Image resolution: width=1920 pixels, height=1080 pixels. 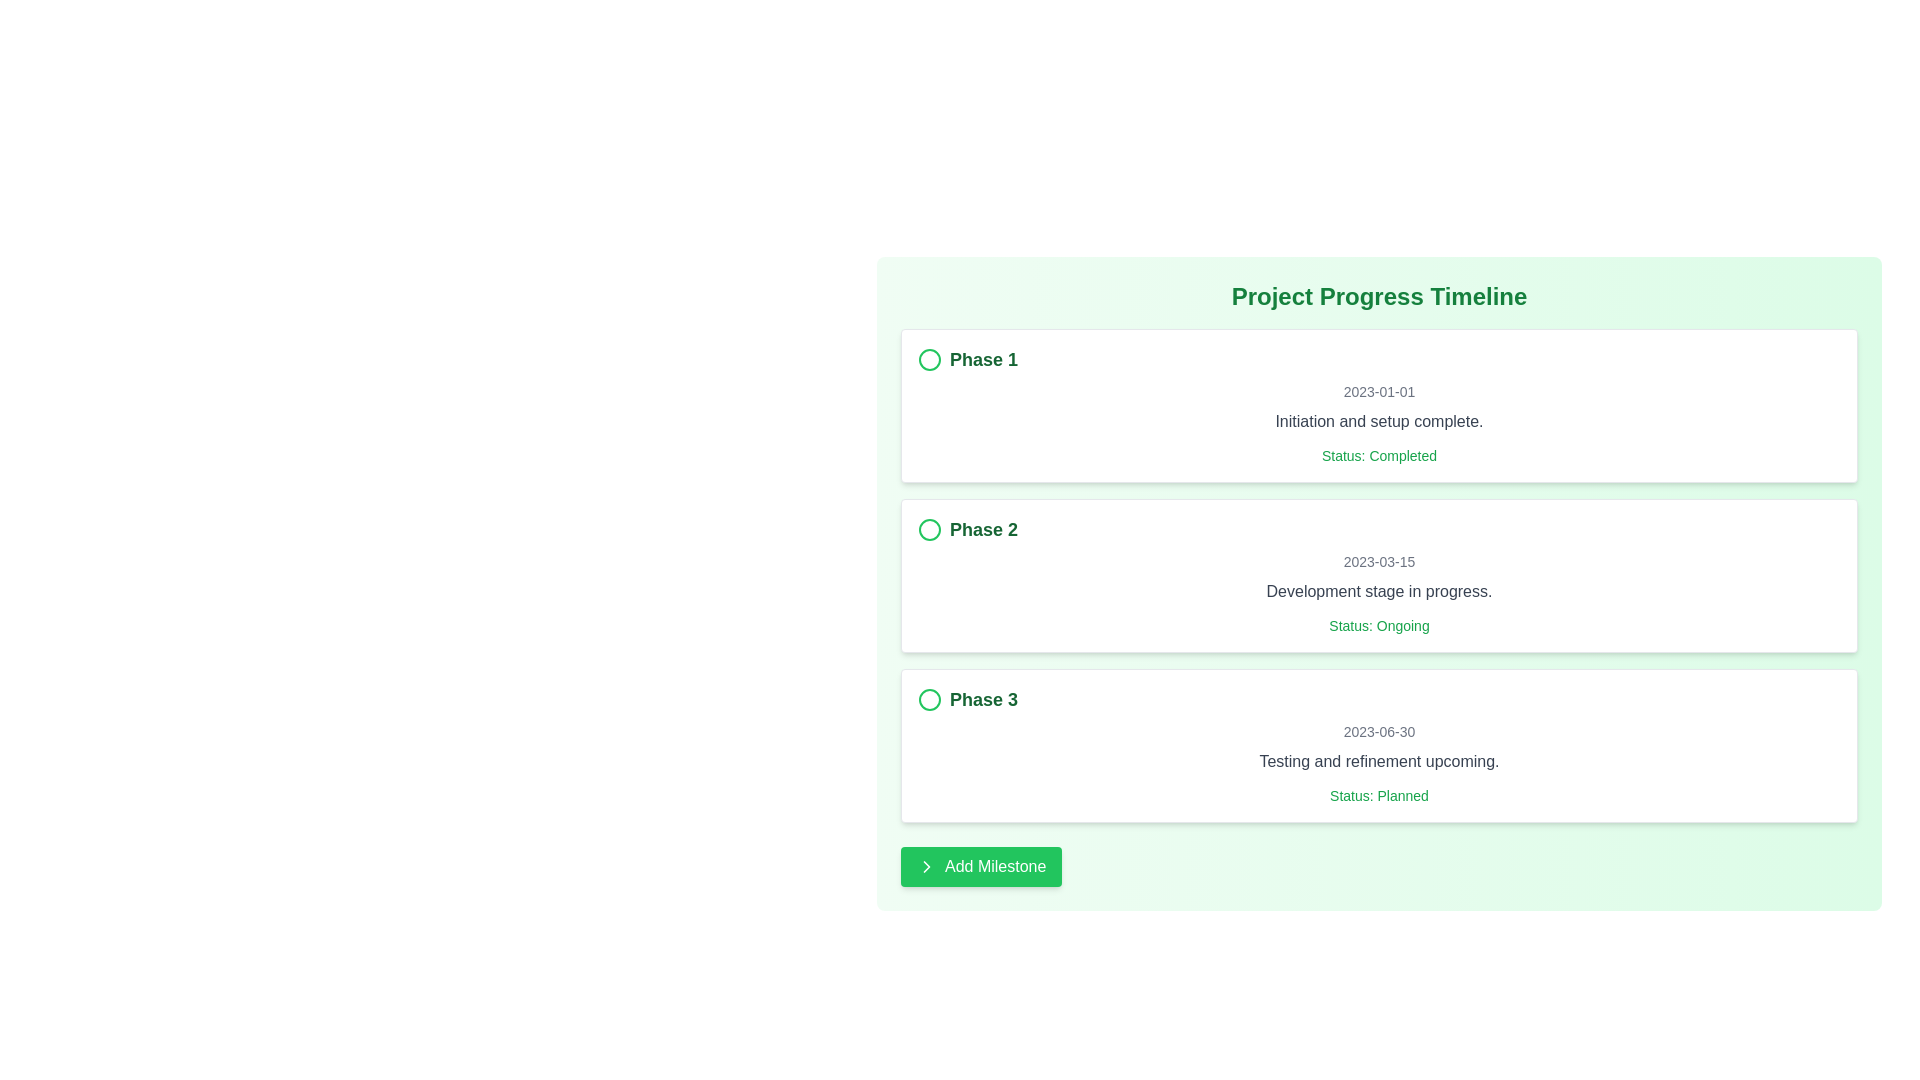 What do you see at coordinates (981, 866) in the screenshot?
I see `the green 'Add Milestone' button with white text and a right-pointing chevron icon located at the bottom-right of the 'Project Progress Timeline' panel to initiate adding a milestone` at bounding box center [981, 866].